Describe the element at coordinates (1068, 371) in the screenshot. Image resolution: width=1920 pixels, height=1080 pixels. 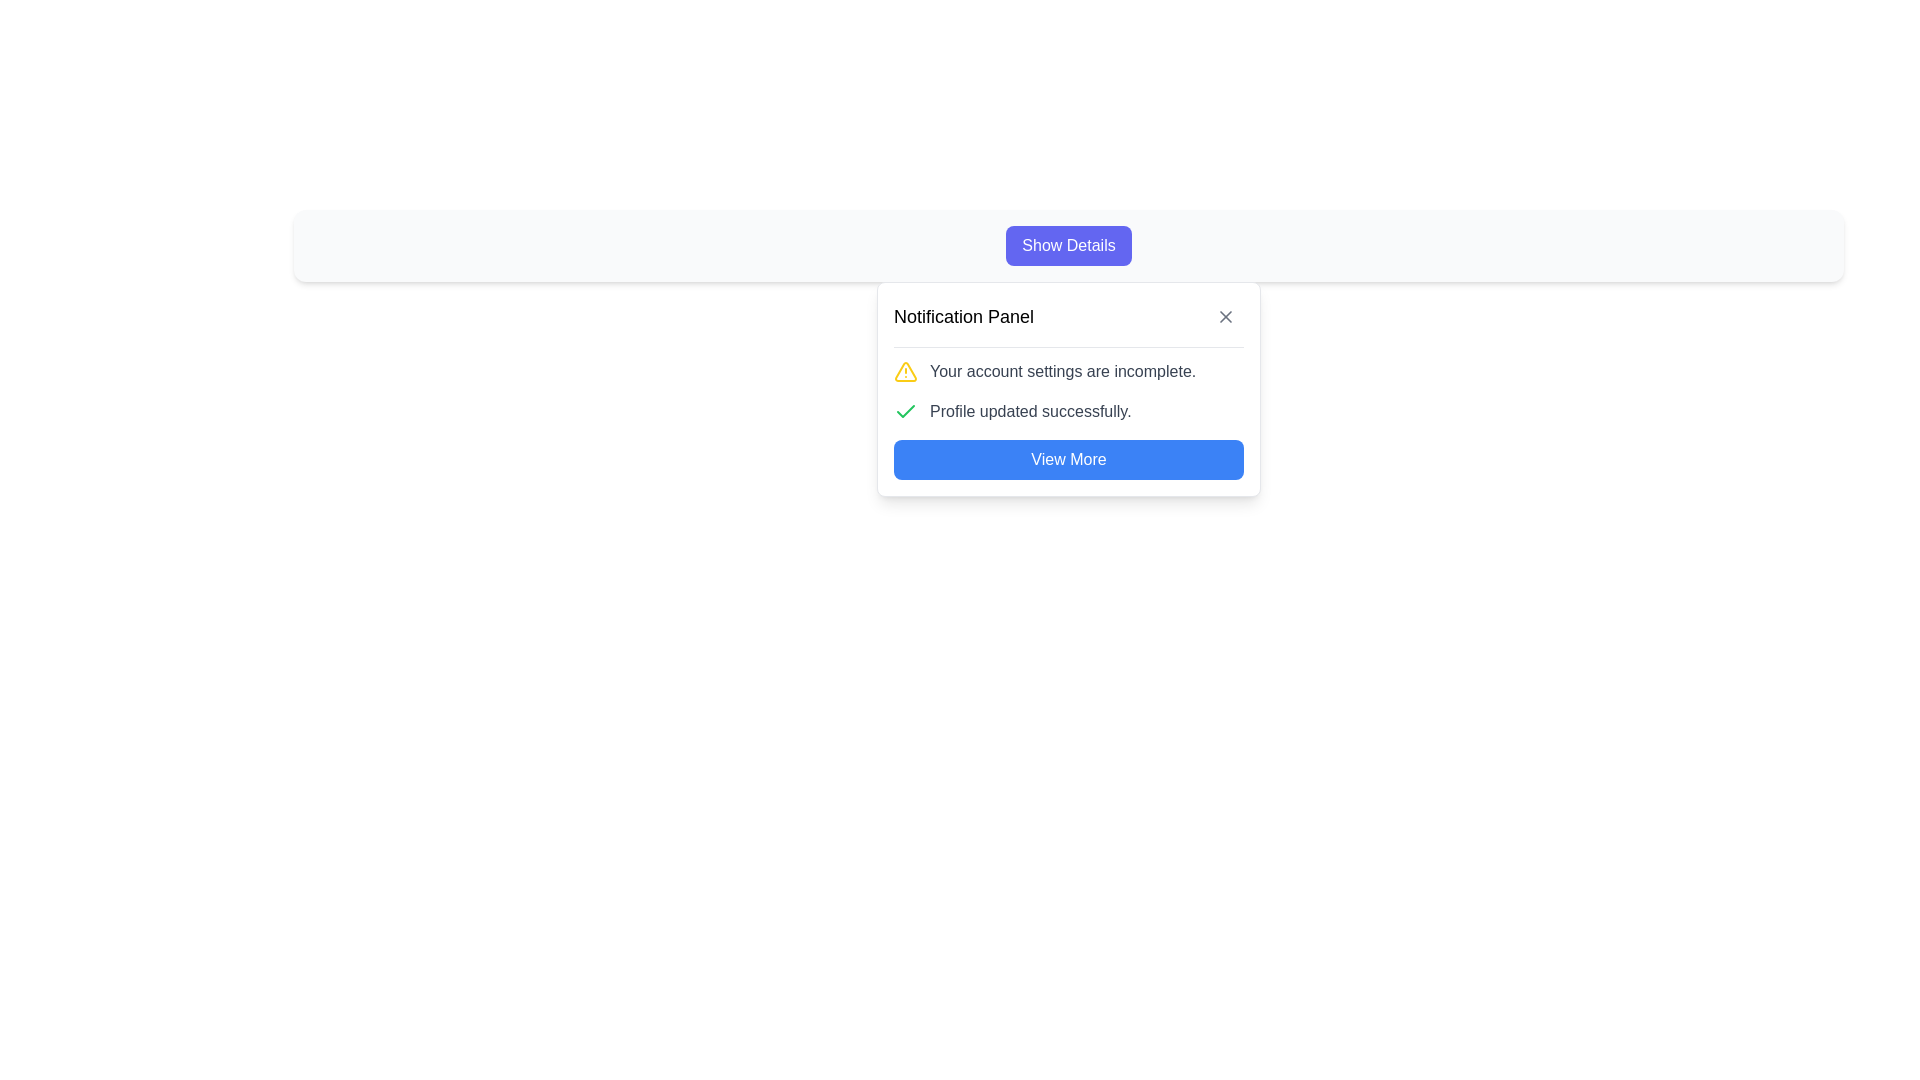
I see `the notification message indicating incomplete account settings at the top of the notification panel` at that location.